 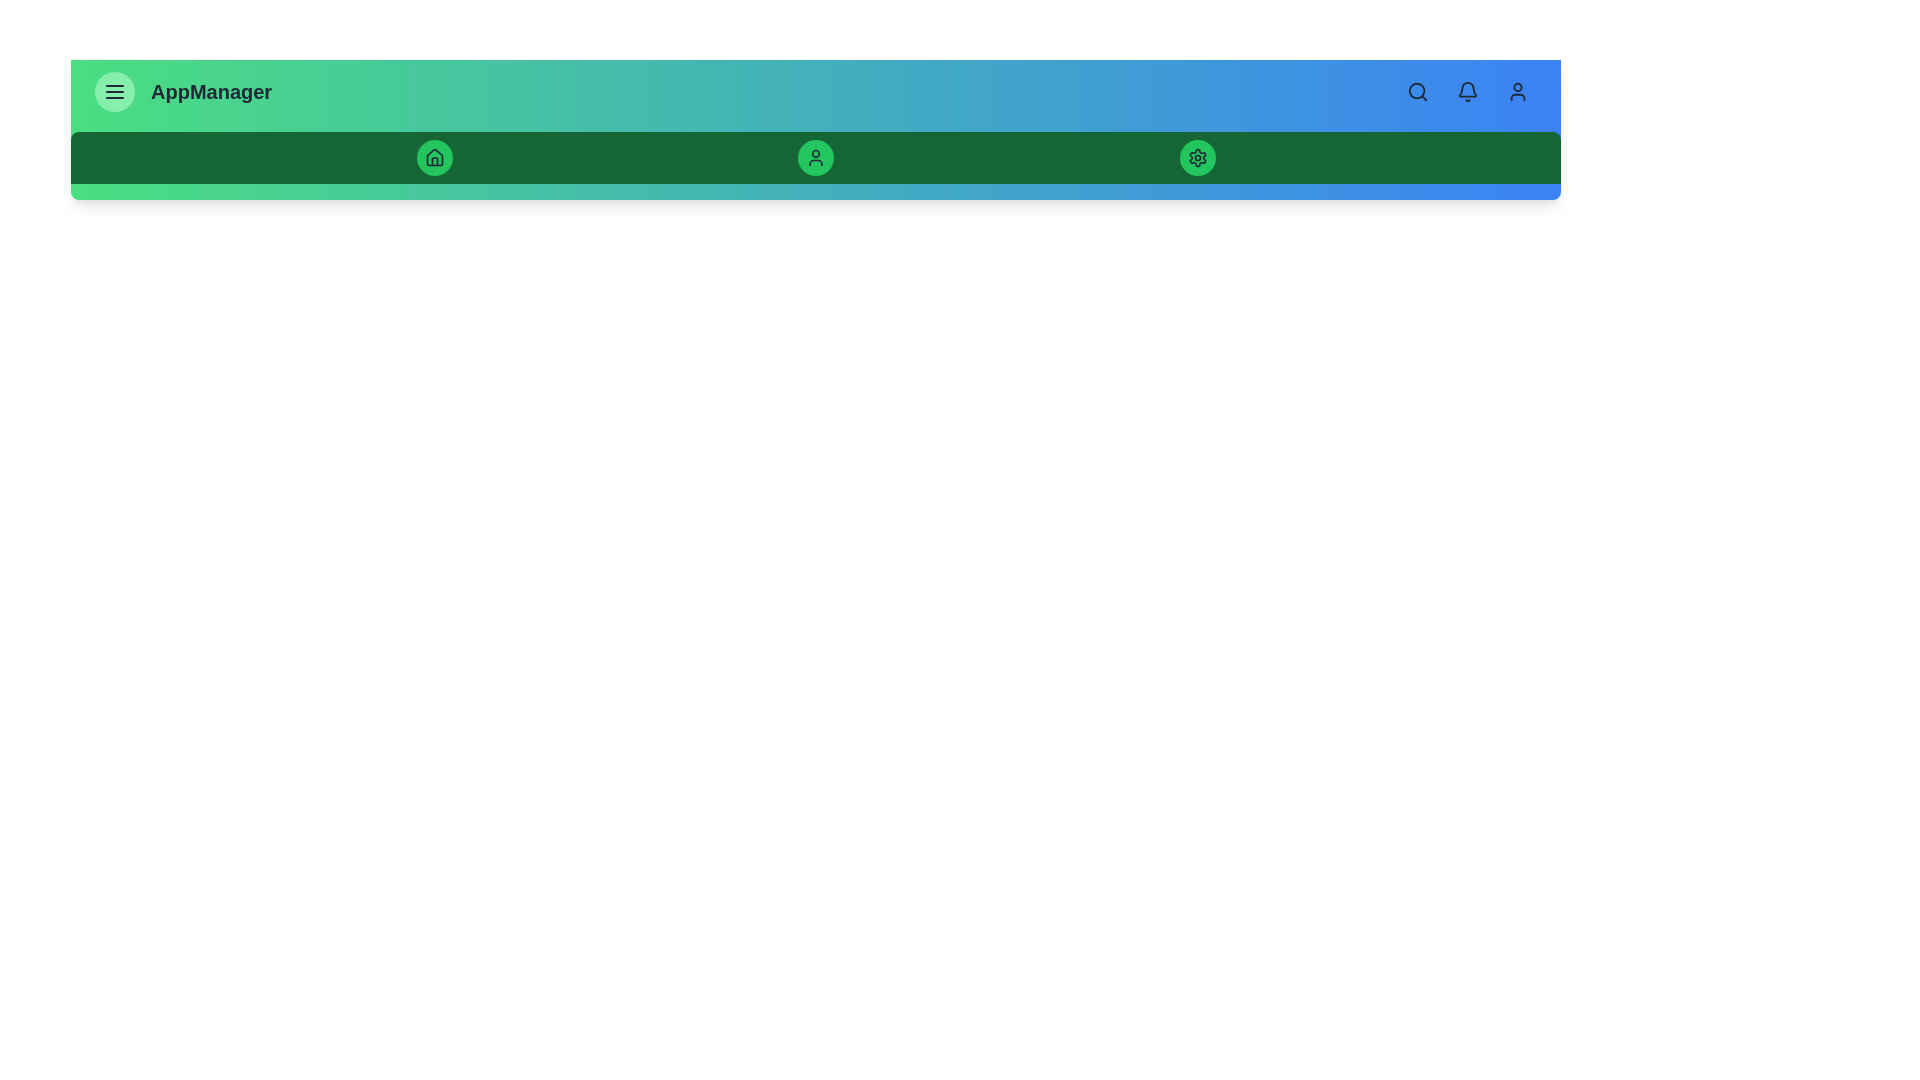 I want to click on the user profile button, so click(x=1517, y=92).